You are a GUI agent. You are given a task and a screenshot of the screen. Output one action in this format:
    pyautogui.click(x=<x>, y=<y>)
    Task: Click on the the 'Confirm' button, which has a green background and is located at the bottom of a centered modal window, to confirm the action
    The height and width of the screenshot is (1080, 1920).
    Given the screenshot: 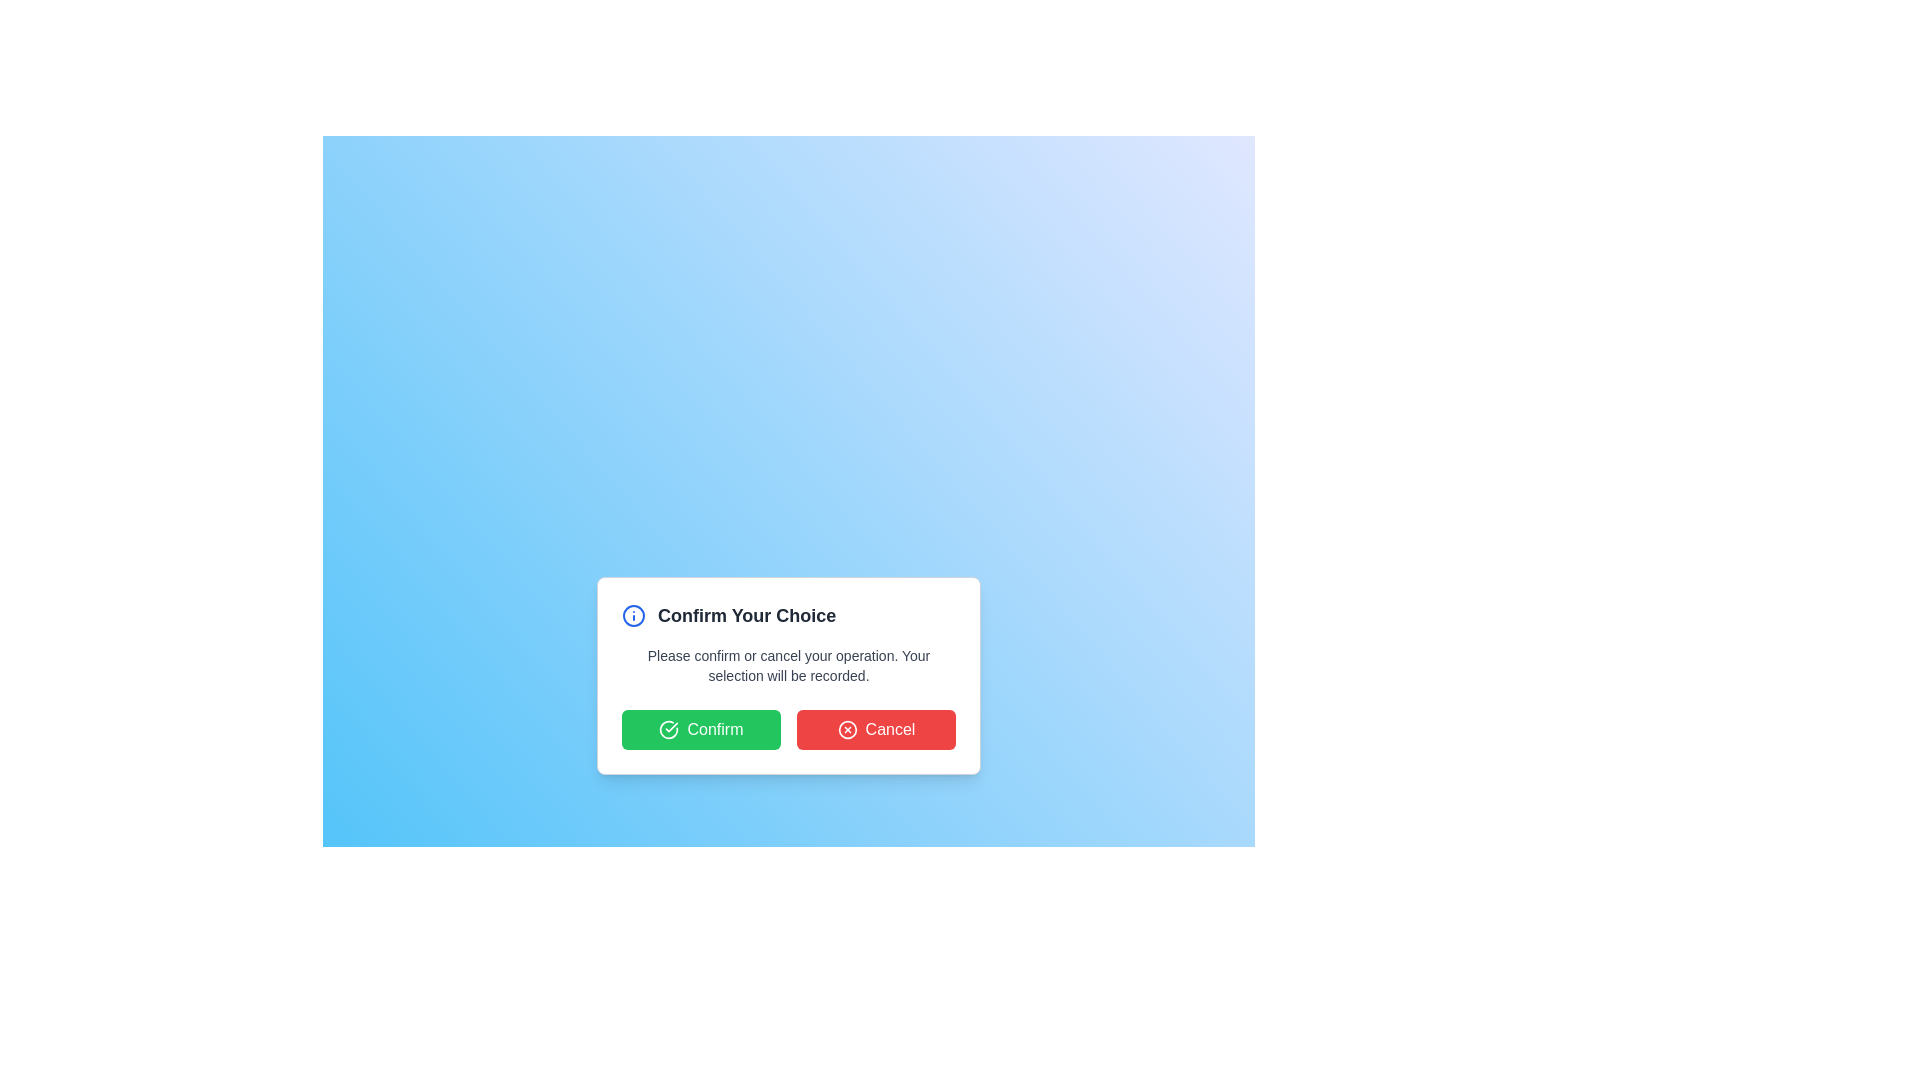 What is the action you would take?
    pyautogui.click(x=669, y=729)
    